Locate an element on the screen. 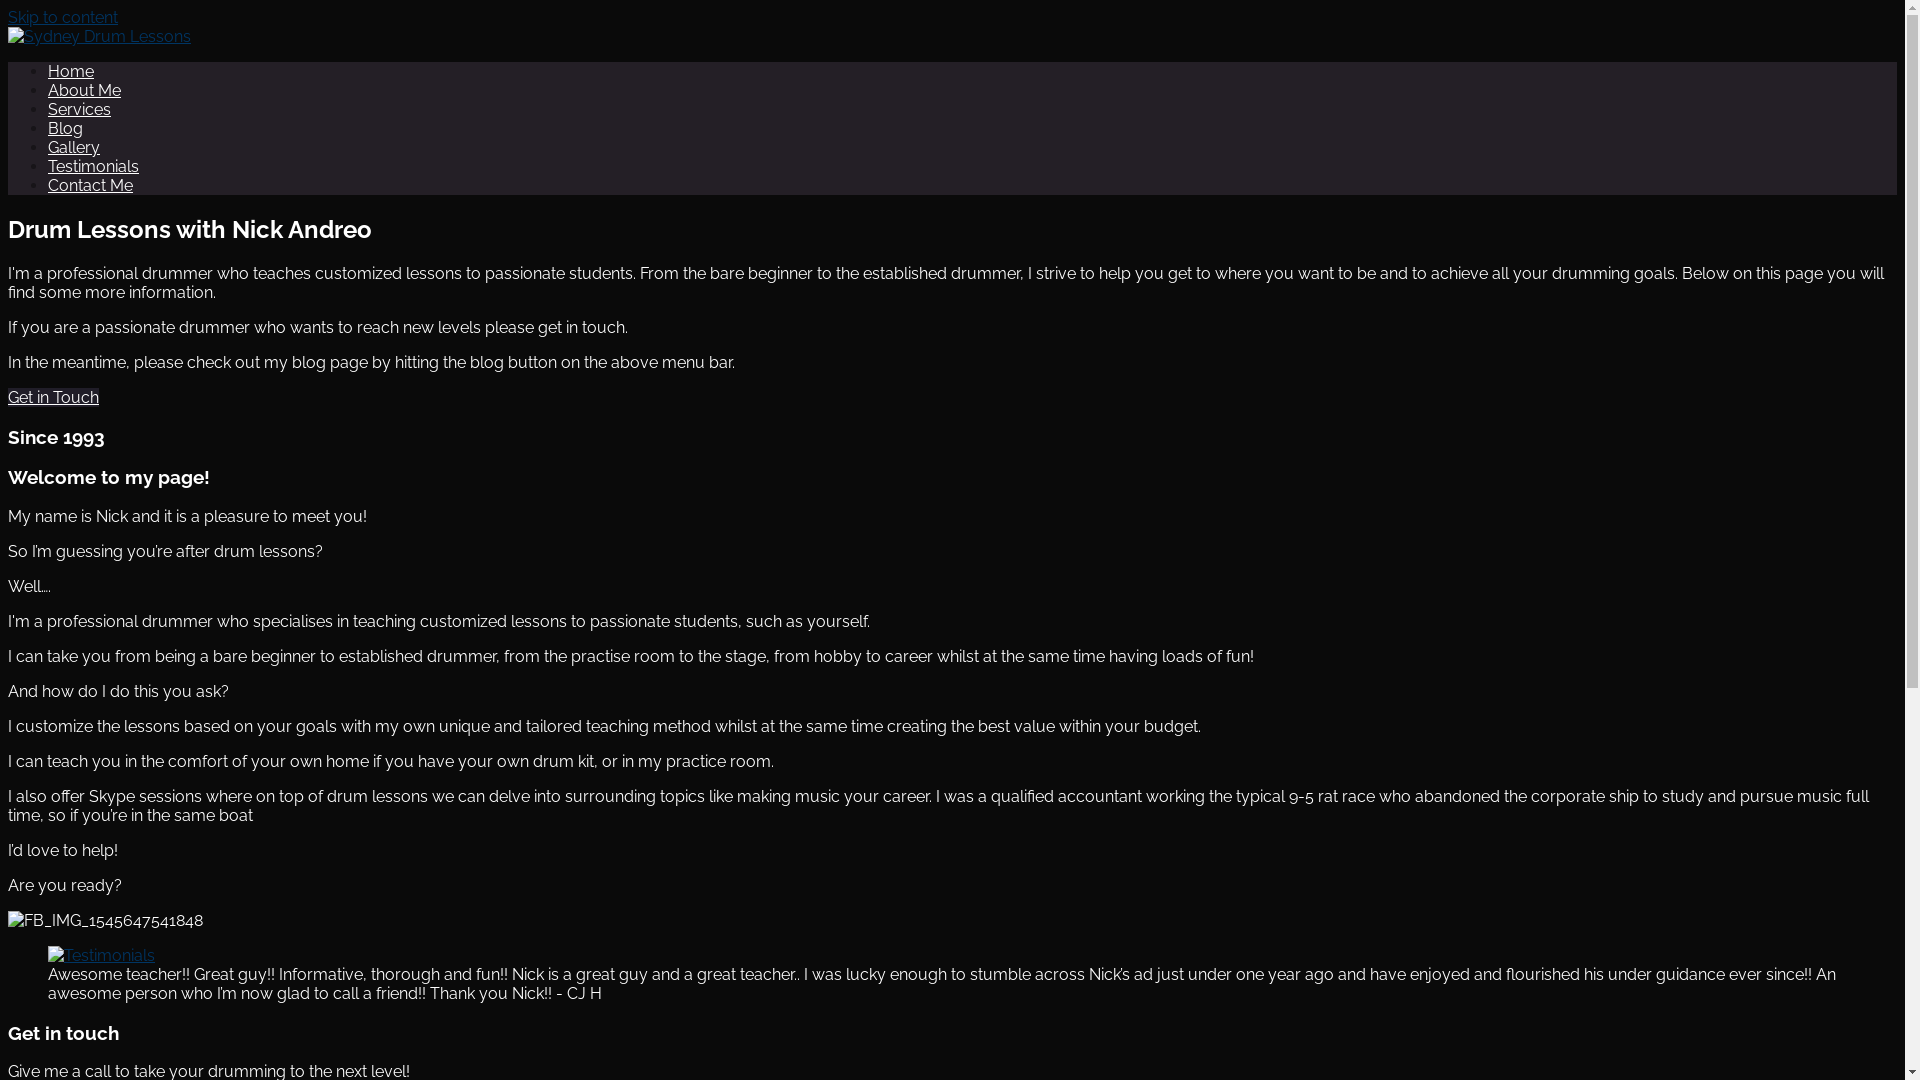  'Sydney Drum Lessons' is located at coordinates (172, 87).